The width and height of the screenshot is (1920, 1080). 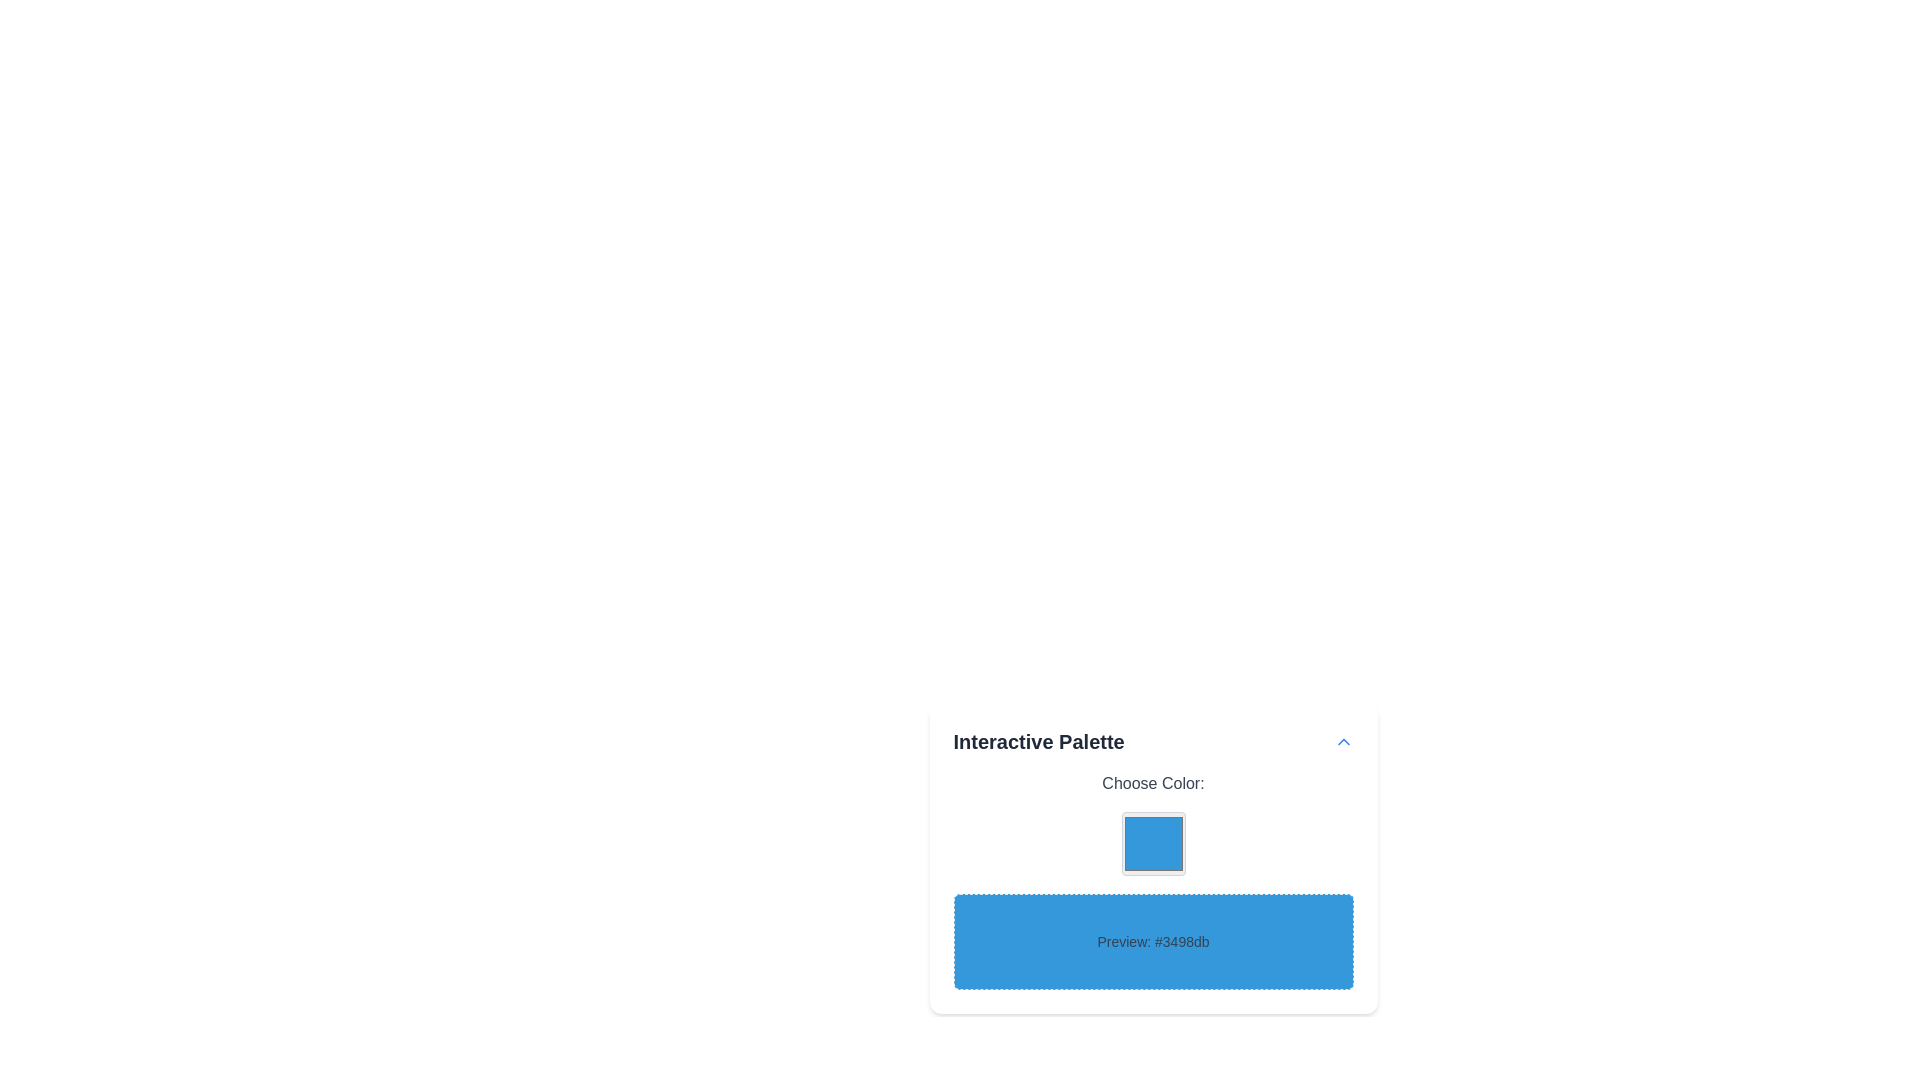 I want to click on the Display box with a blue background, rounded corners, and a dashed border that contains the text 'Preview: #3498db', located within the 'Choose Color:' section, so click(x=1153, y=941).